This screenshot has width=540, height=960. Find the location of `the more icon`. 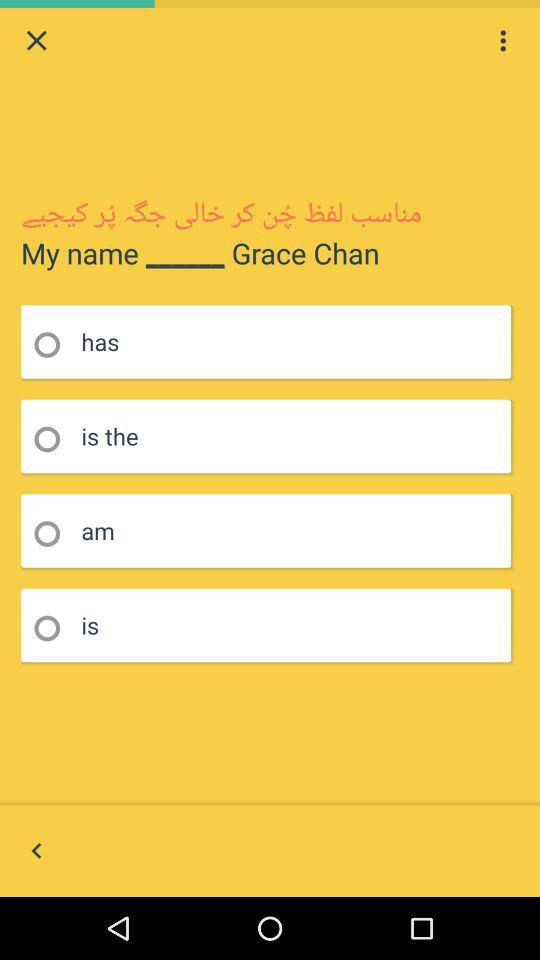

the more icon is located at coordinates (502, 42).